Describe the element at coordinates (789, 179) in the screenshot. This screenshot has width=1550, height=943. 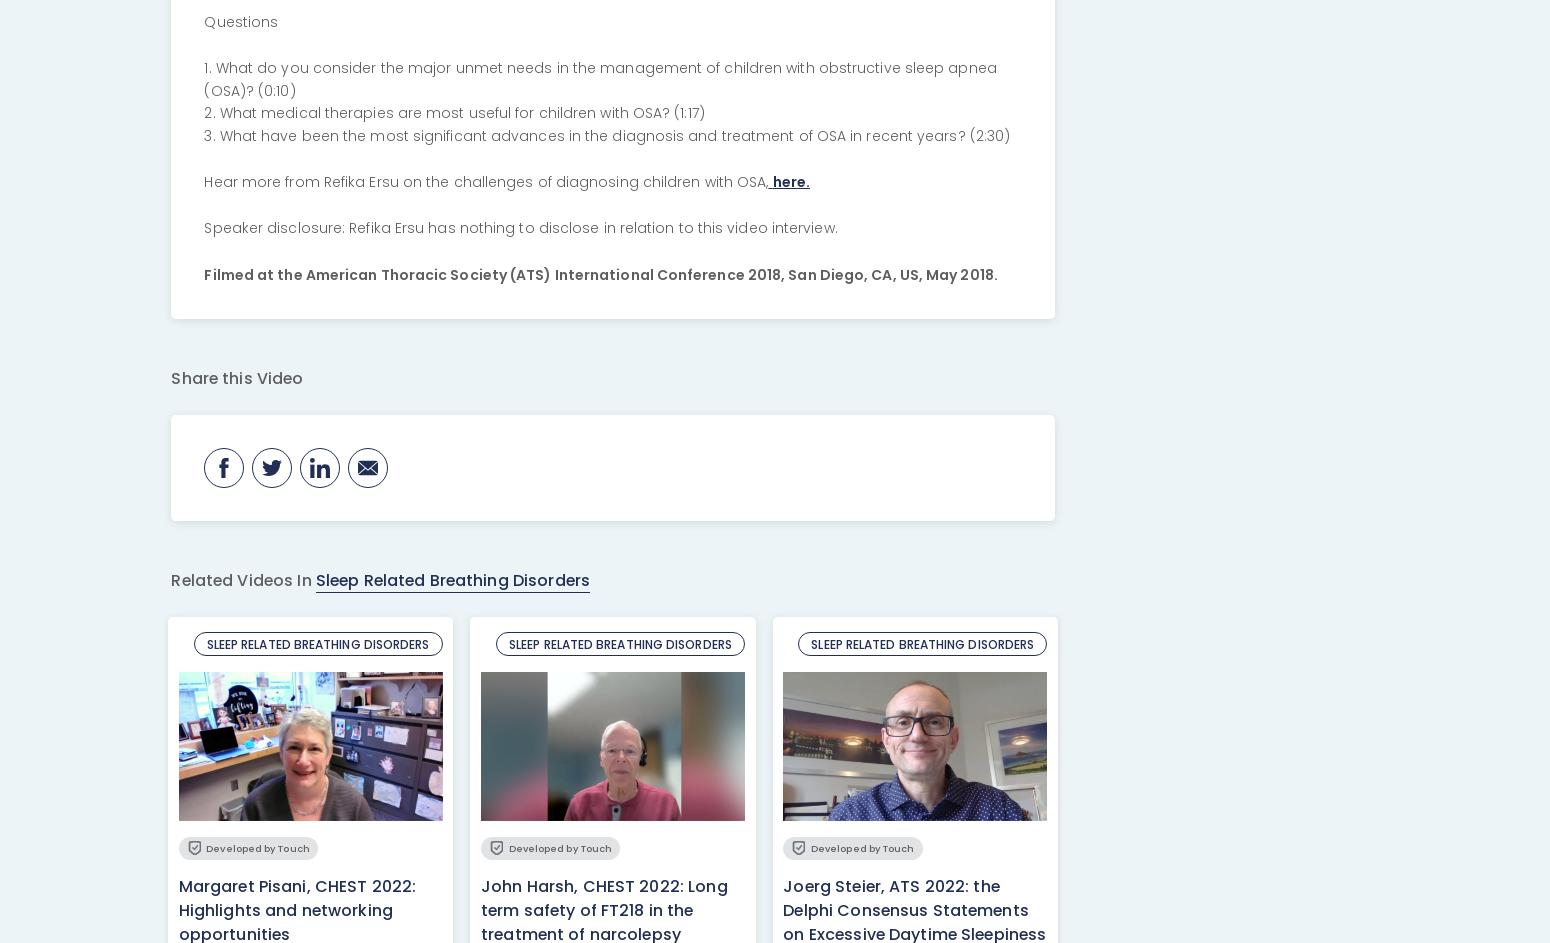
I see `'here.'` at that location.